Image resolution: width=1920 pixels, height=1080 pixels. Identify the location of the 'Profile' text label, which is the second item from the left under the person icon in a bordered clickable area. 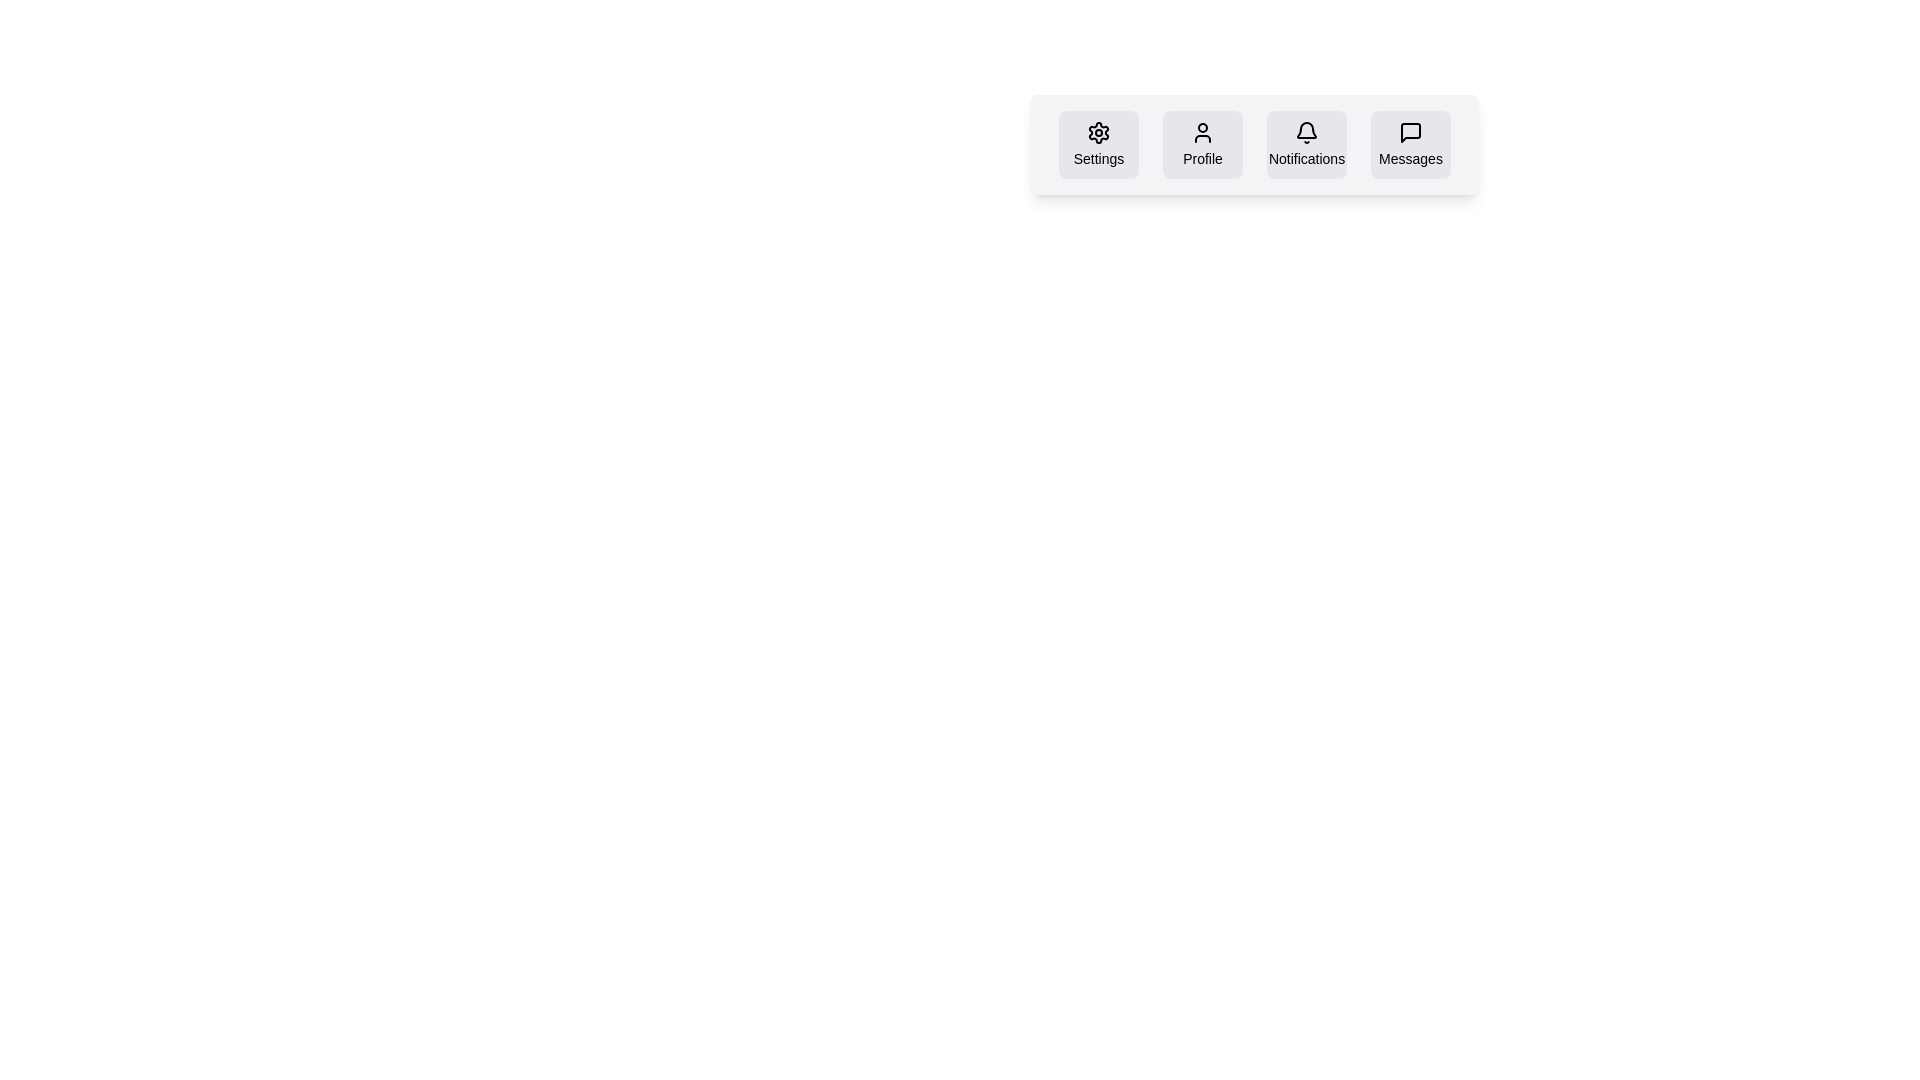
(1202, 157).